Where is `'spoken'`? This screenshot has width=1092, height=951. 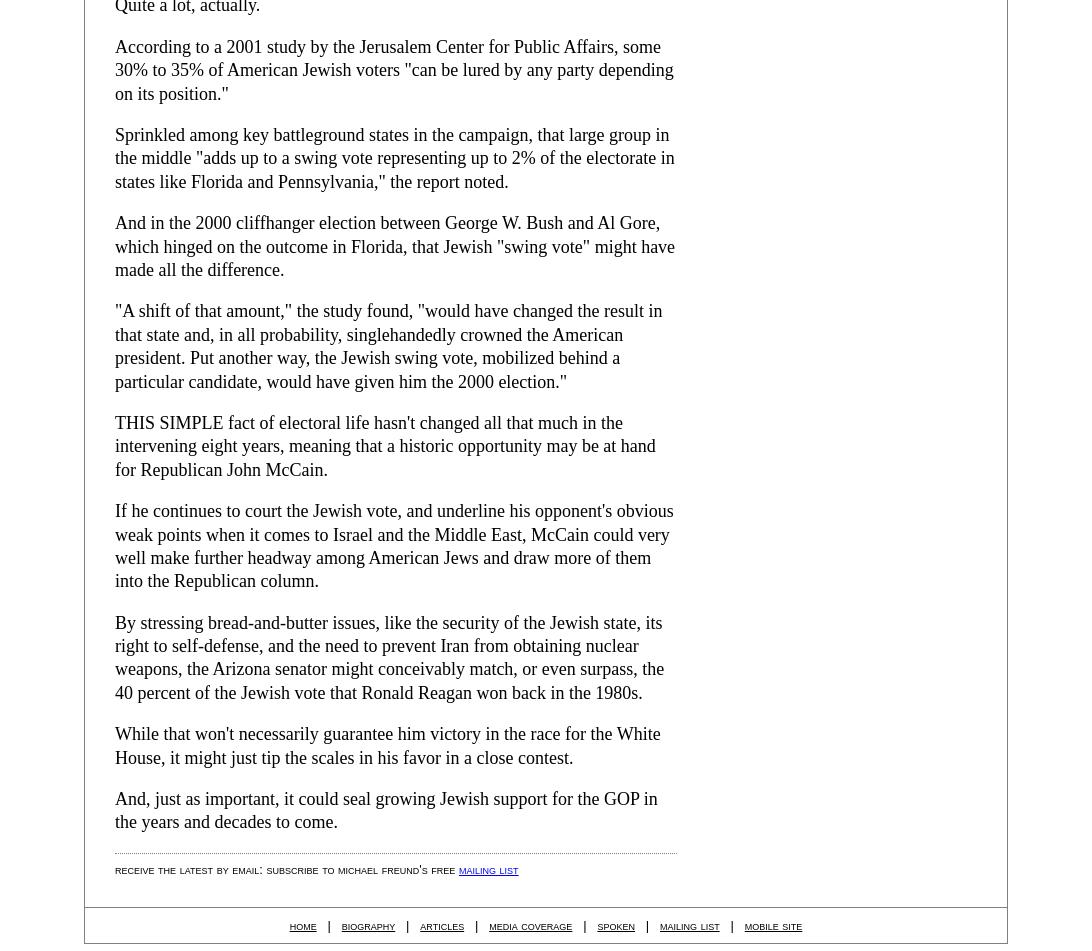
'spoken' is located at coordinates (596, 923).